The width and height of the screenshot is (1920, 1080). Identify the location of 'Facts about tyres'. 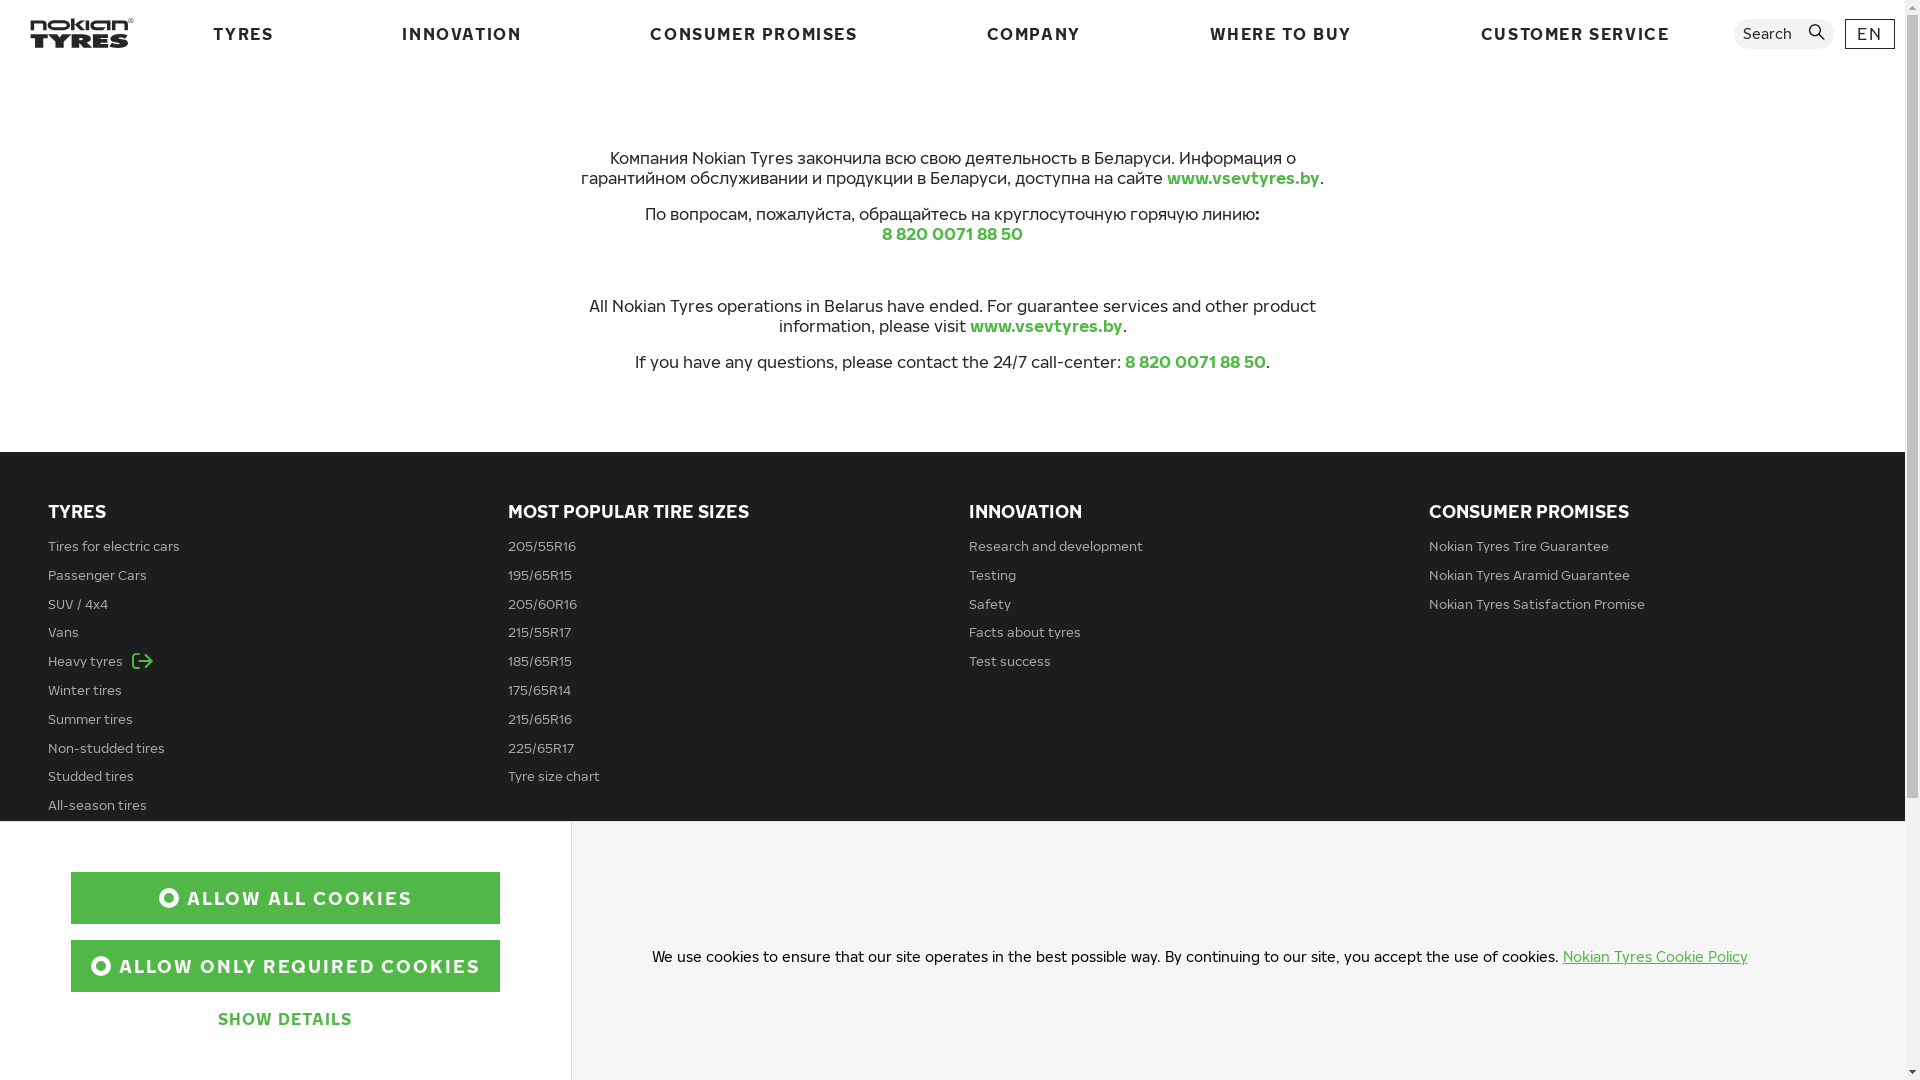
(1023, 632).